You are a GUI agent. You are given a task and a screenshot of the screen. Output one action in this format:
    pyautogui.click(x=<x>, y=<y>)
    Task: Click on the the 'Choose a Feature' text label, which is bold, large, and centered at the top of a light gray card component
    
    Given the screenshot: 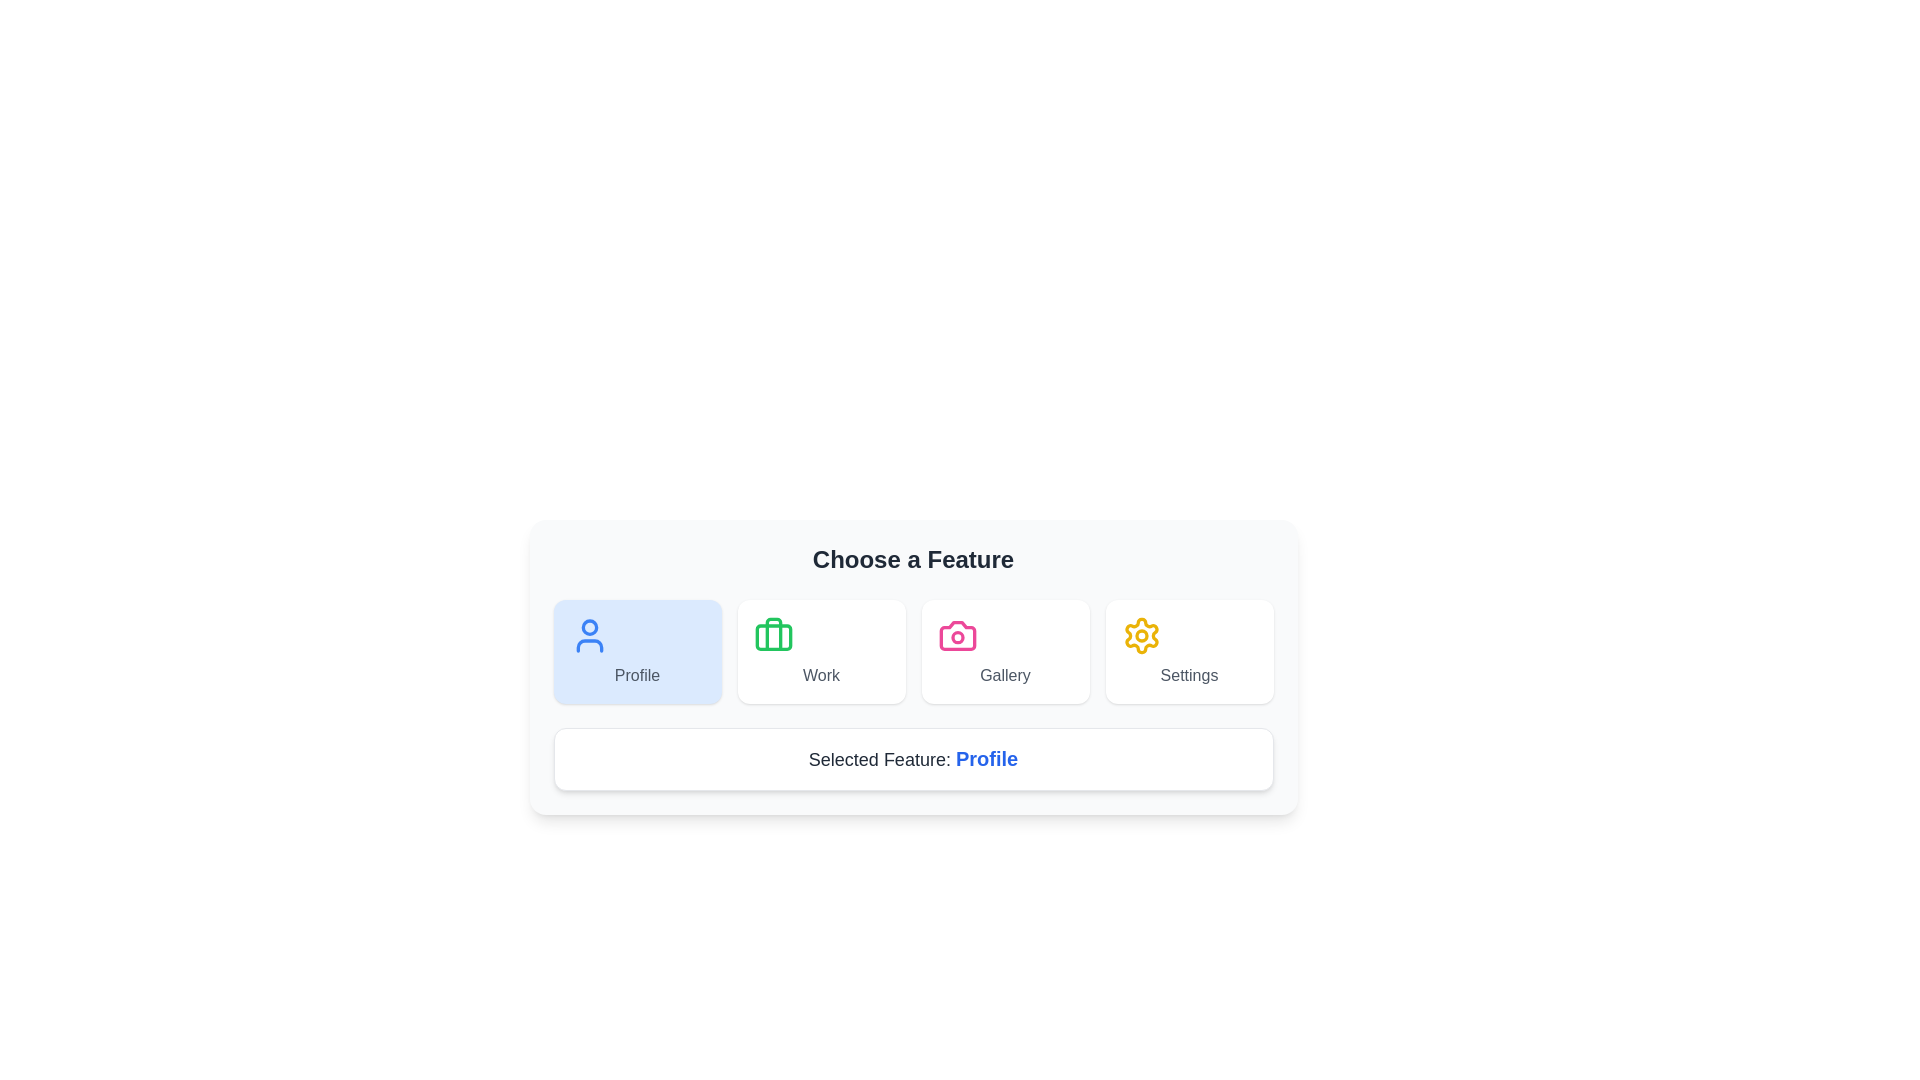 What is the action you would take?
    pyautogui.click(x=912, y=559)
    